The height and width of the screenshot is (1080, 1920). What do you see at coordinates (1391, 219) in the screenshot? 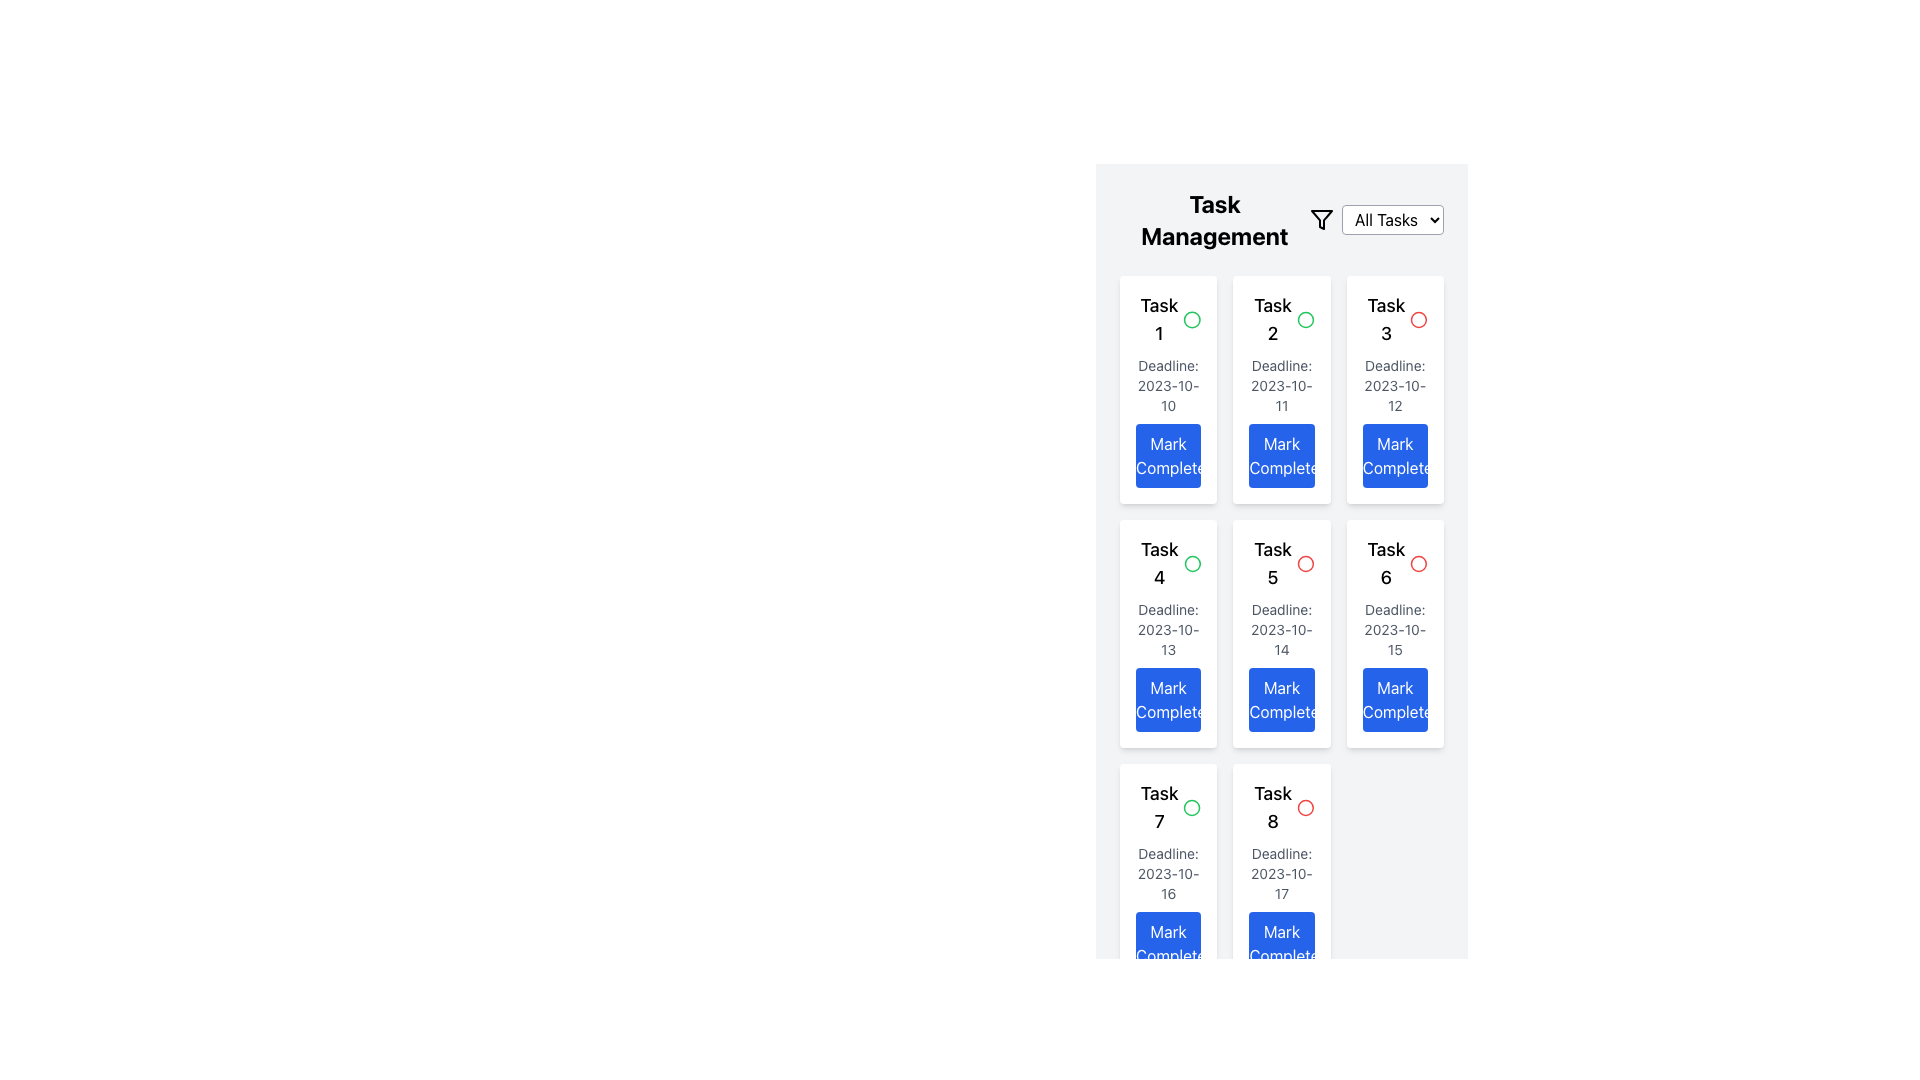
I see `the Dropdown button located in the top-right corner of the 'Task Management' interface` at bounding box center [1391, 219].